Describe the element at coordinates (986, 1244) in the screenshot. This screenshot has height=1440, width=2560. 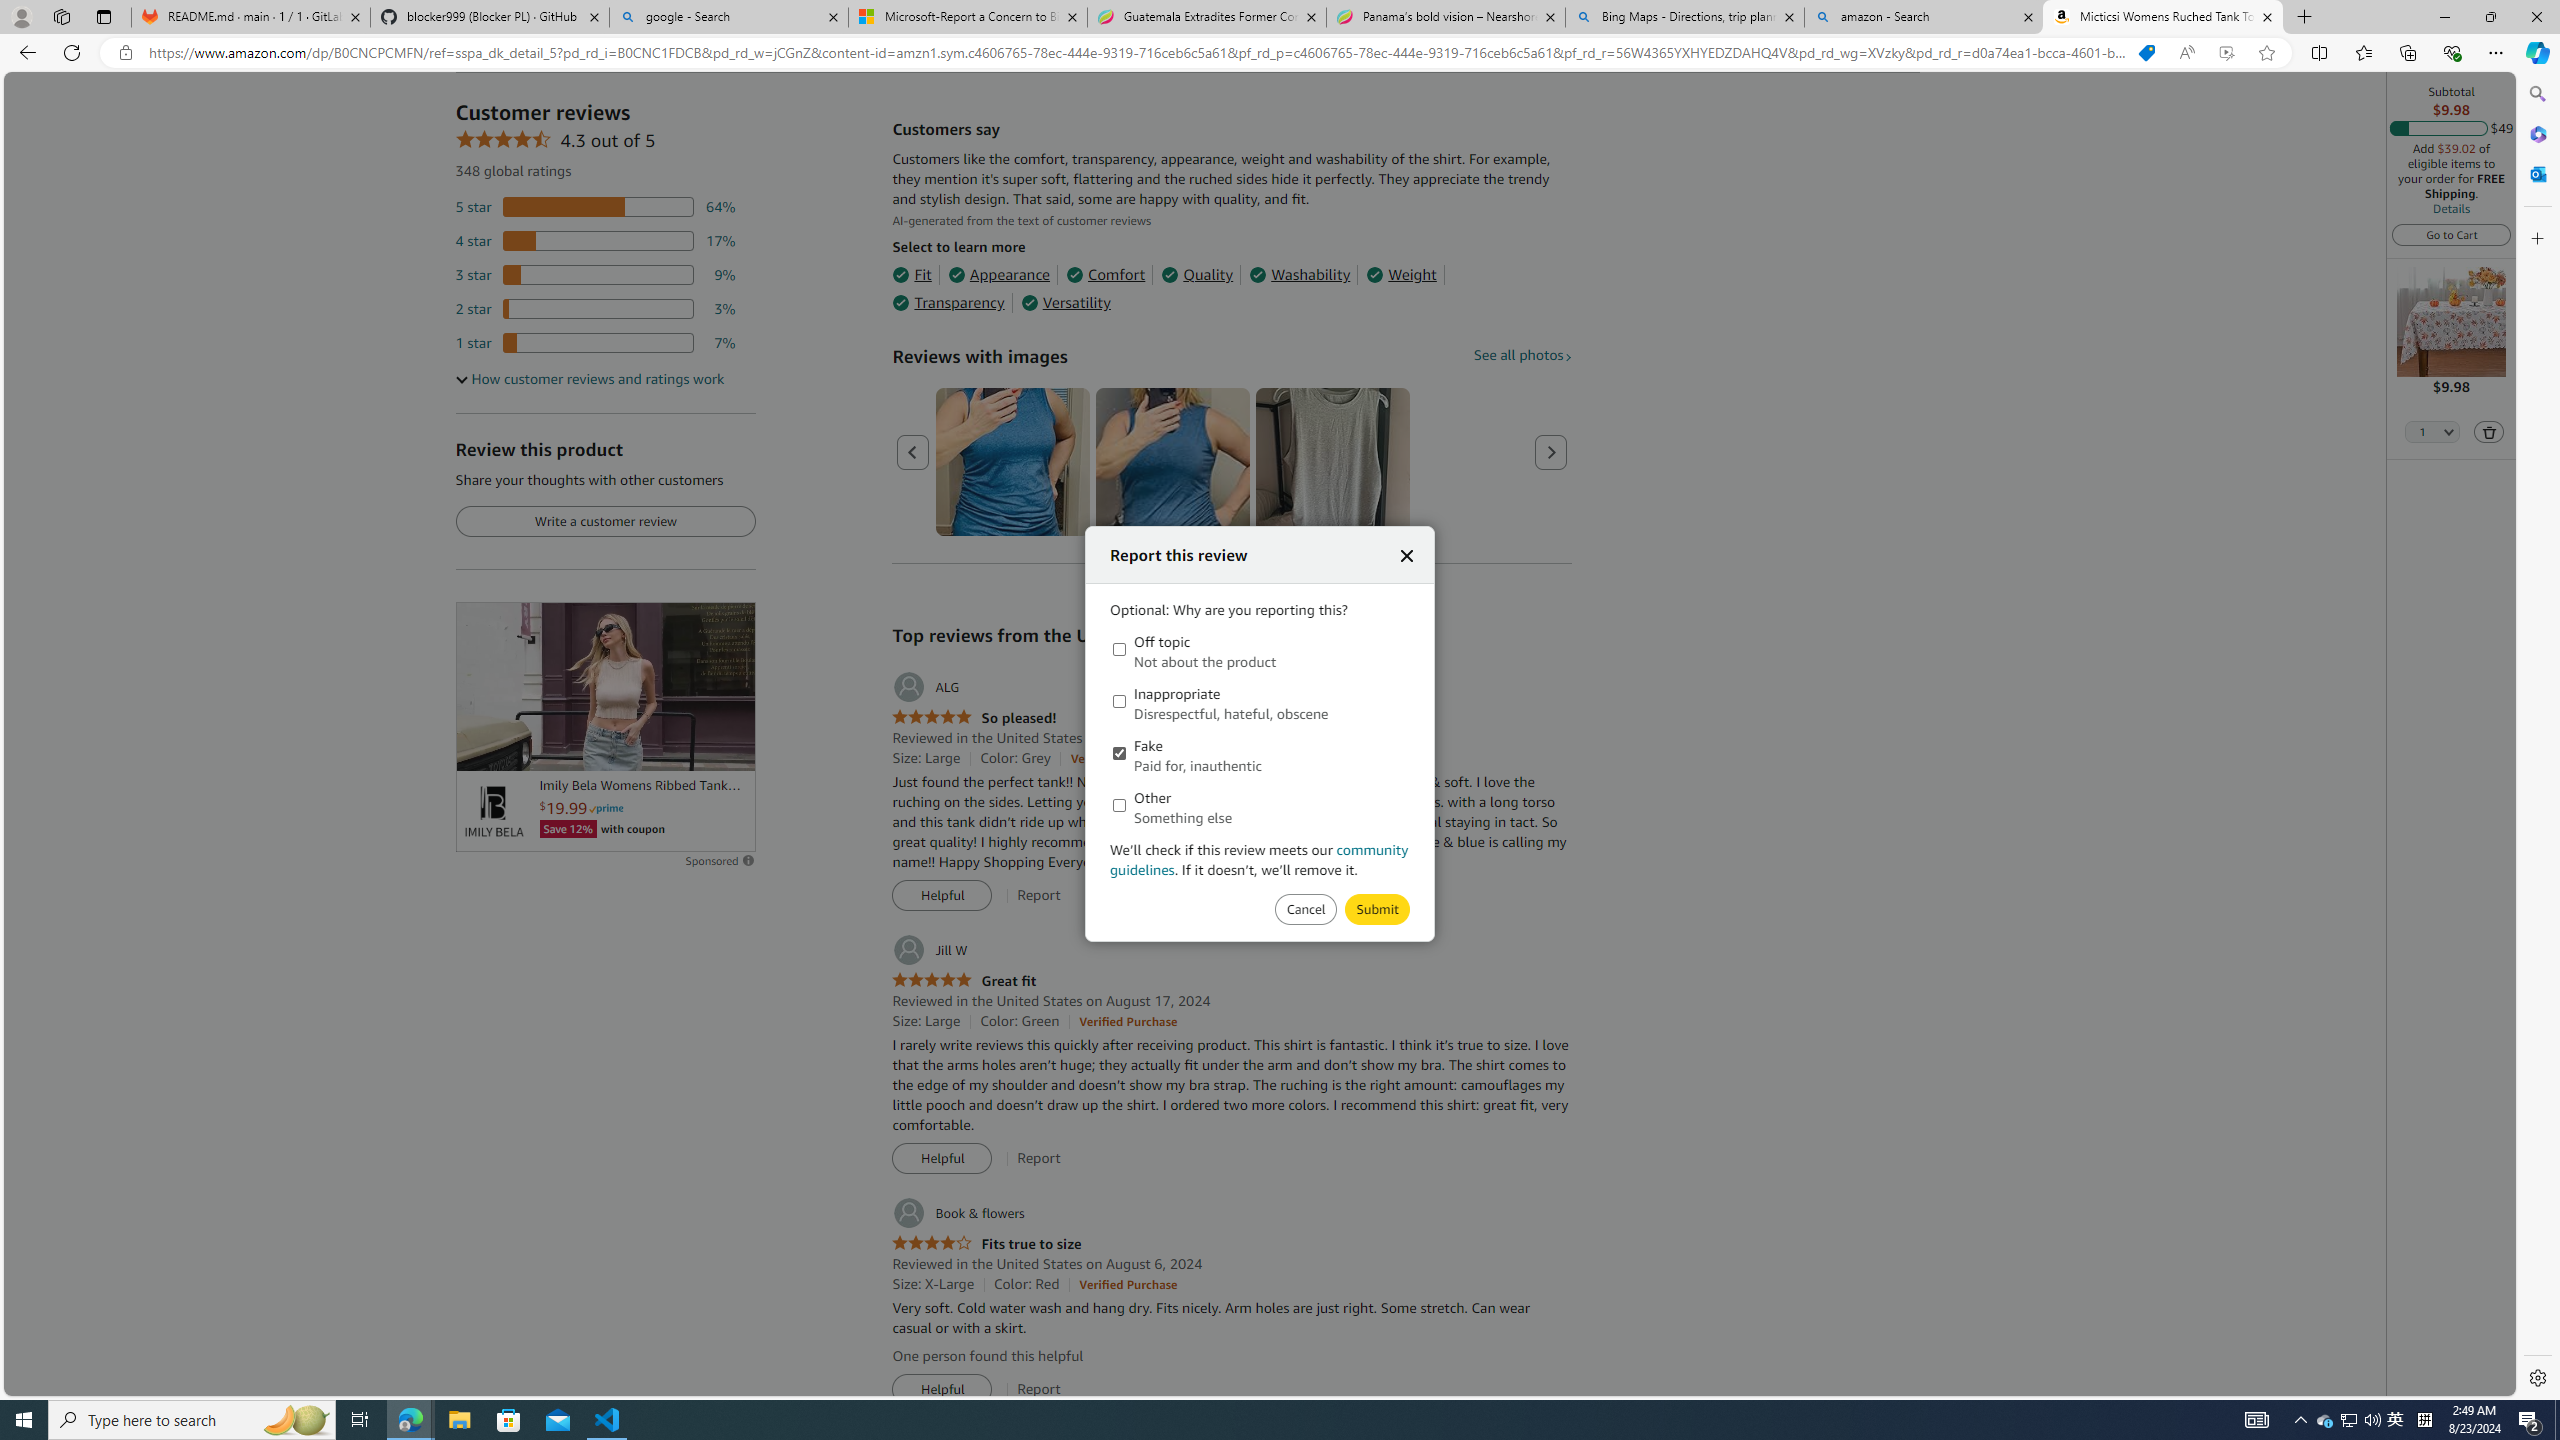
I see `'4.0 out of 5 stars Fits true to size'` at that location.